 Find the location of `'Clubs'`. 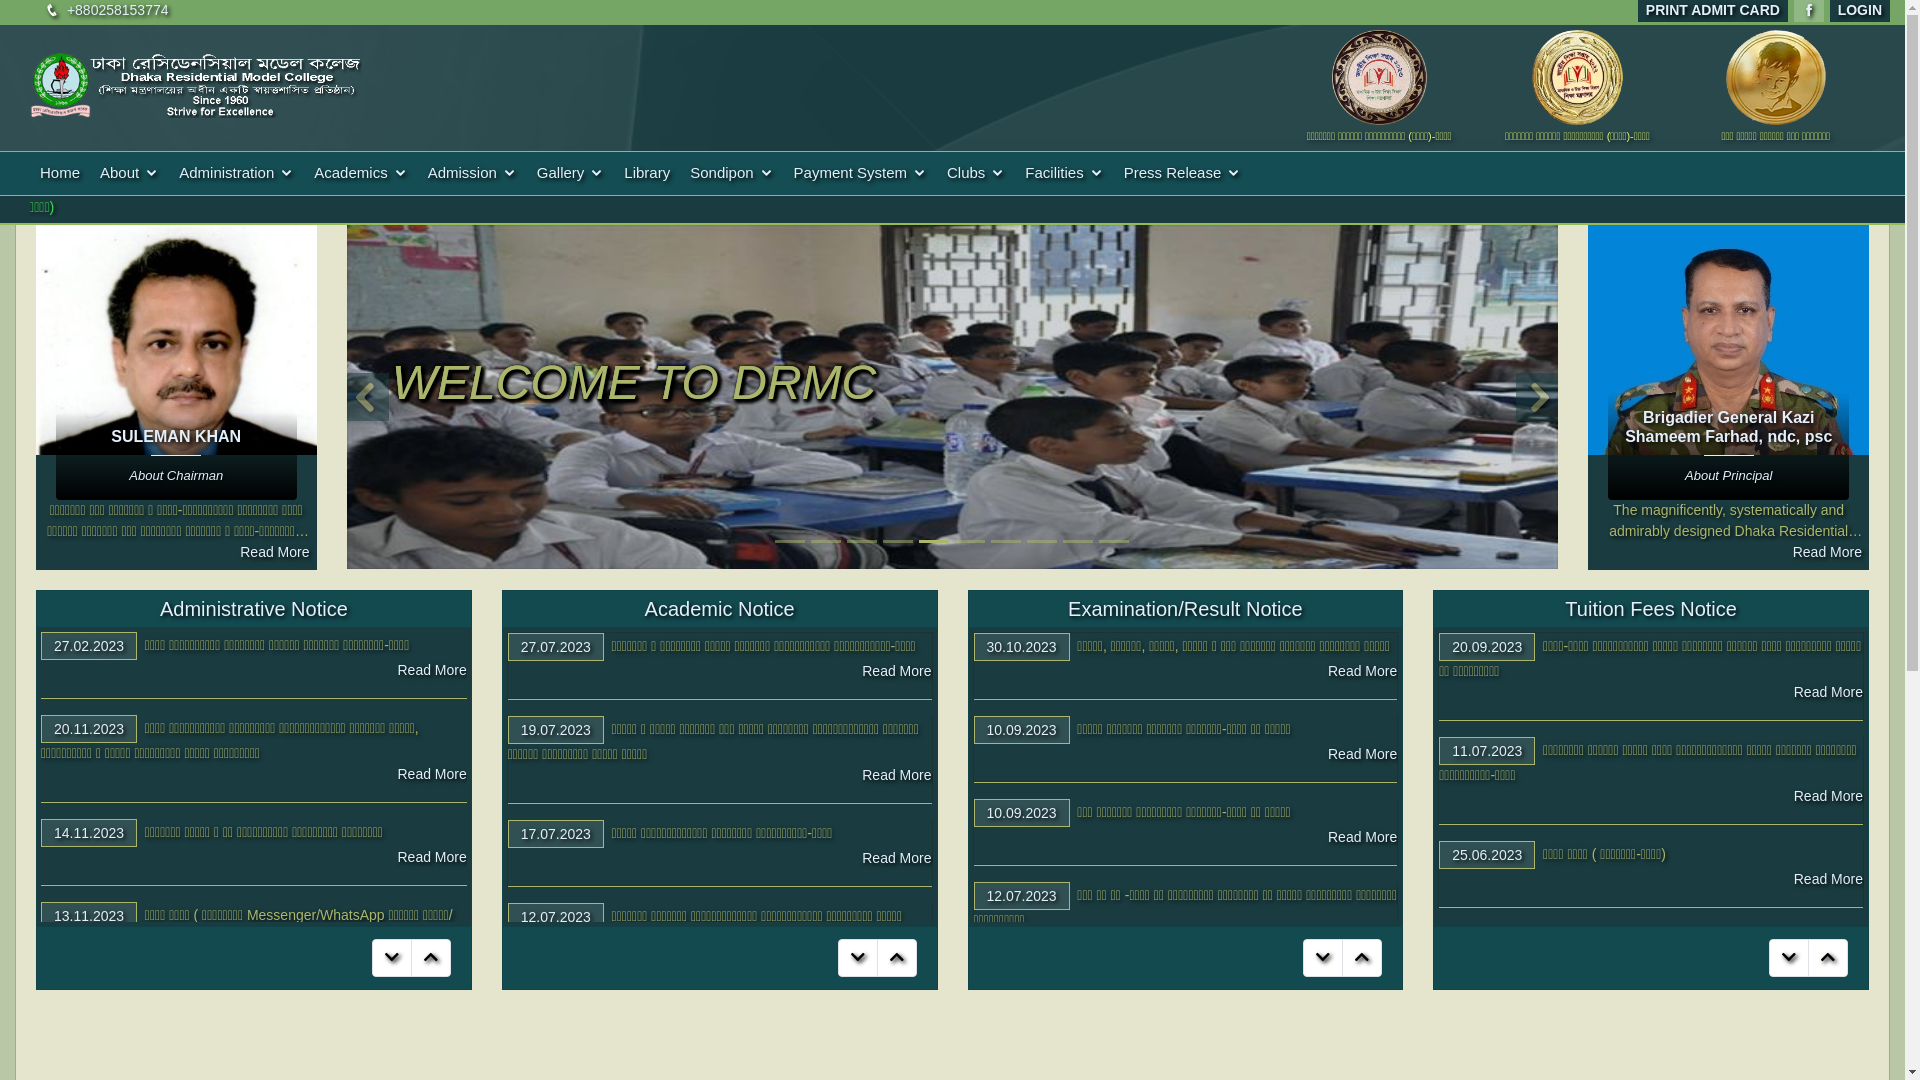

'Clubs' is located at coordinates (975, 172).